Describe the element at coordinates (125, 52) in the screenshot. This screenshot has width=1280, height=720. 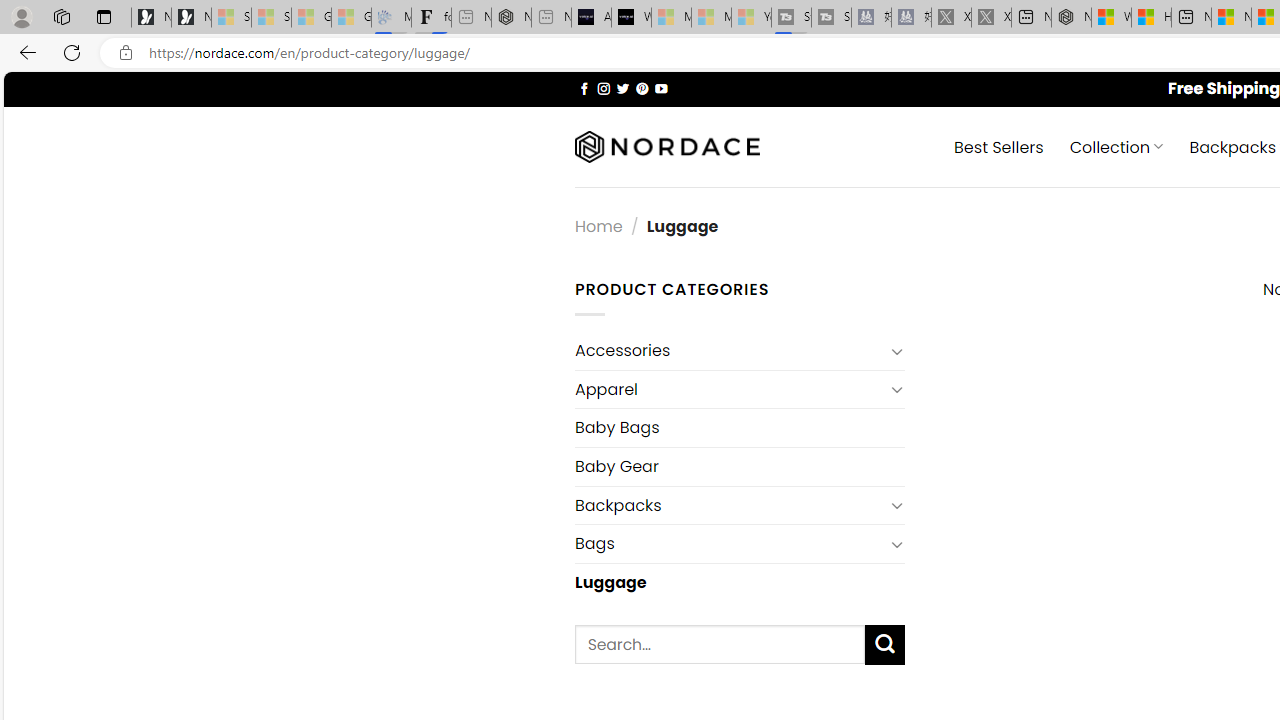
I see `'View site information'` at that location.